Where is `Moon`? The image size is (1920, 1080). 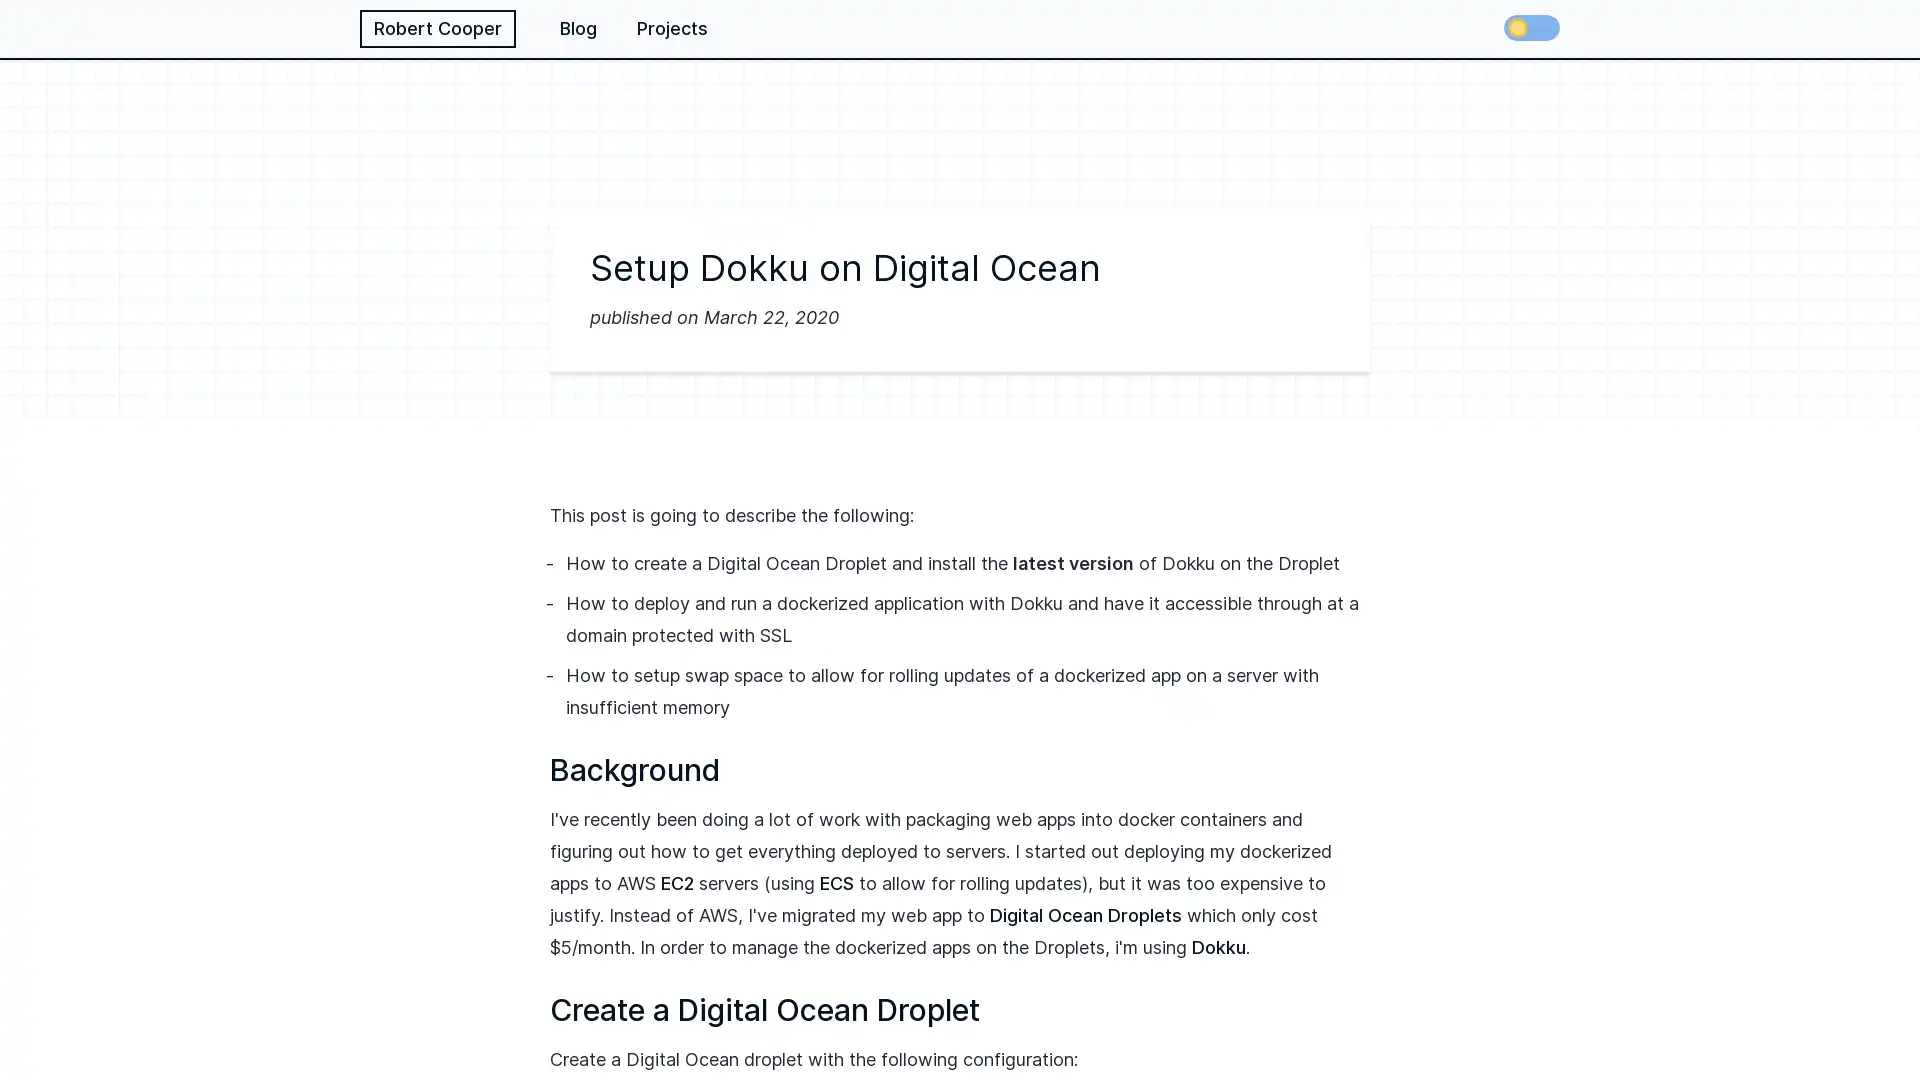
Moon is located at coordinates (1530, 27).